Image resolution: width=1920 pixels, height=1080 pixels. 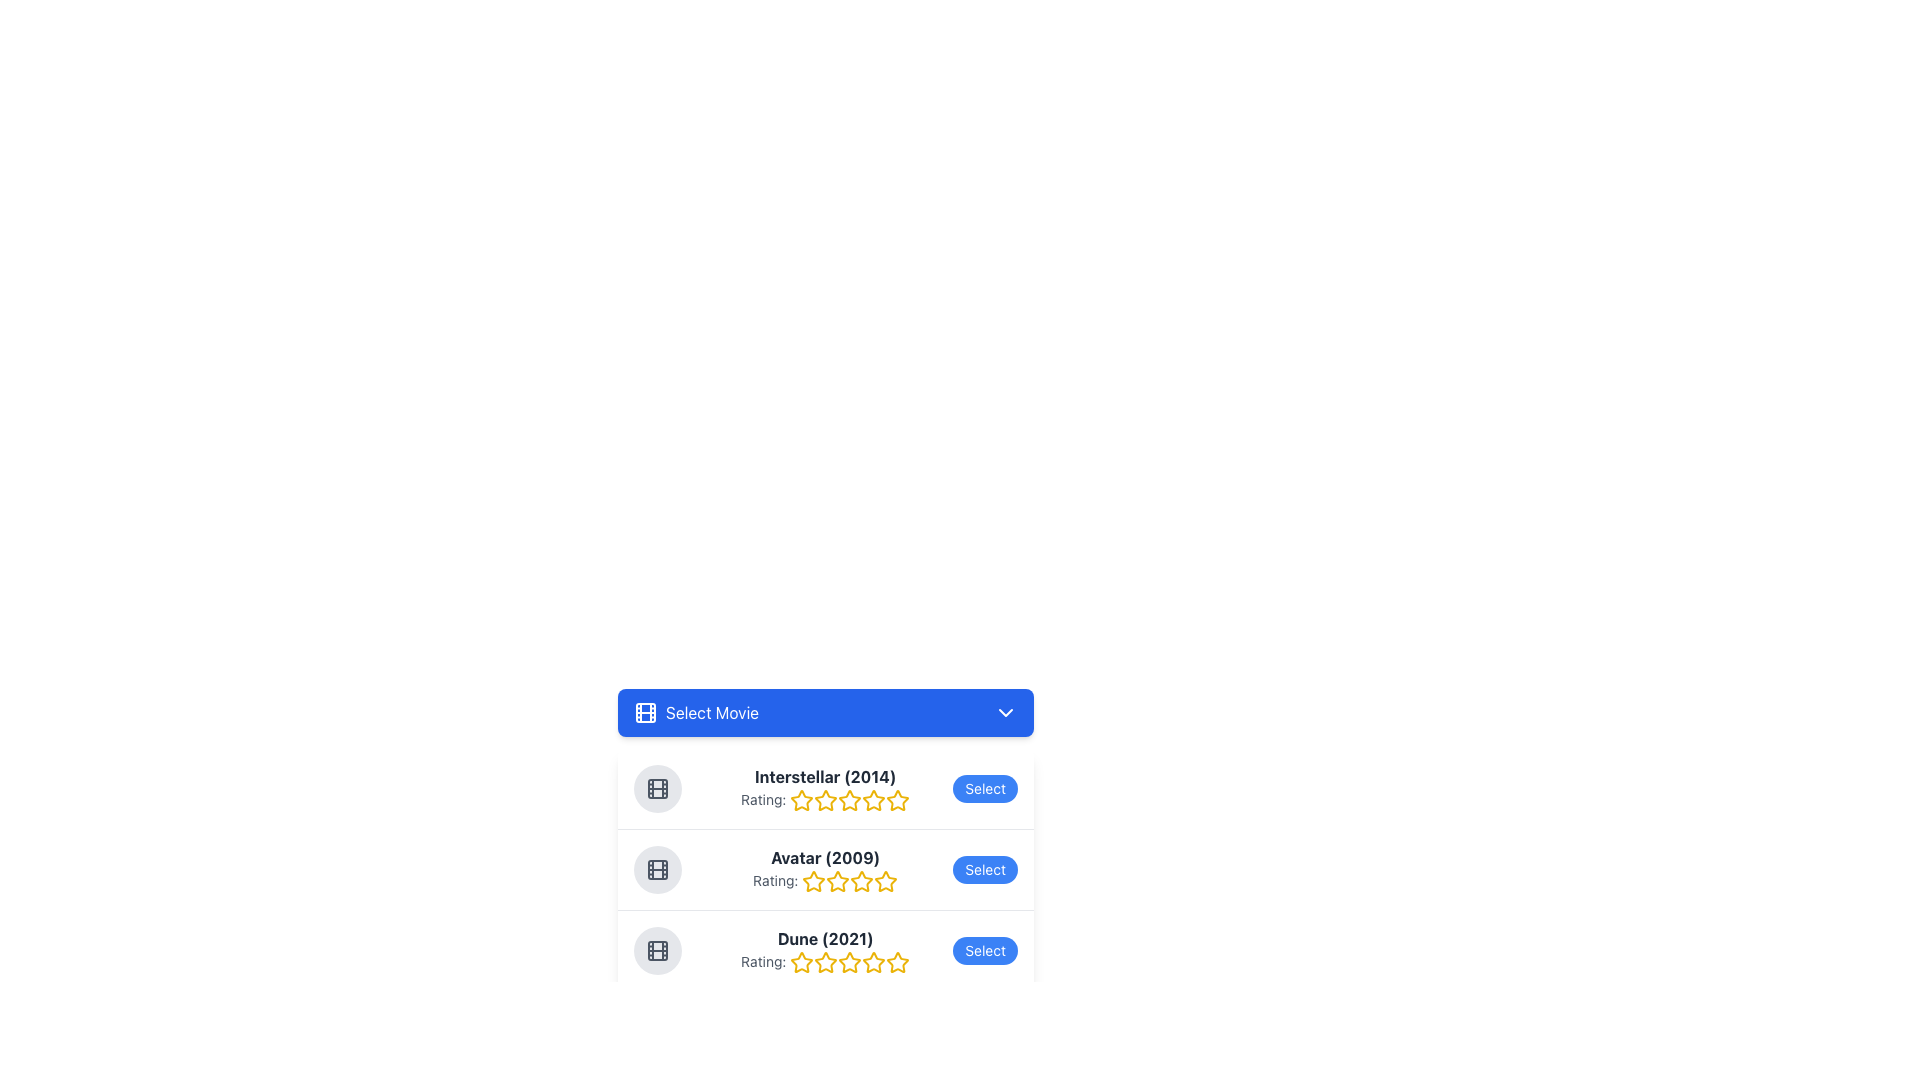 I want to click on the circular Avatar/Icon element resembling a film reel, located to the left of the text 'Avatar (2009) Rating:', so click(x=657, y=869).